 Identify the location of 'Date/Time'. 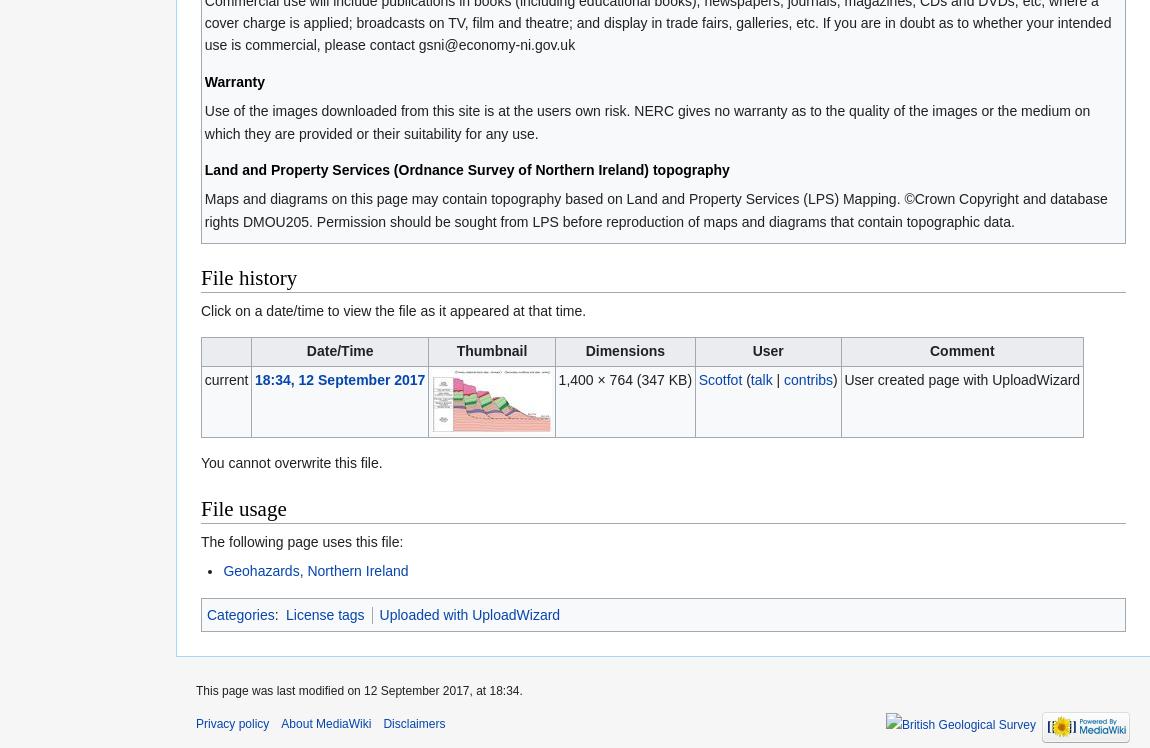
(306, 350).